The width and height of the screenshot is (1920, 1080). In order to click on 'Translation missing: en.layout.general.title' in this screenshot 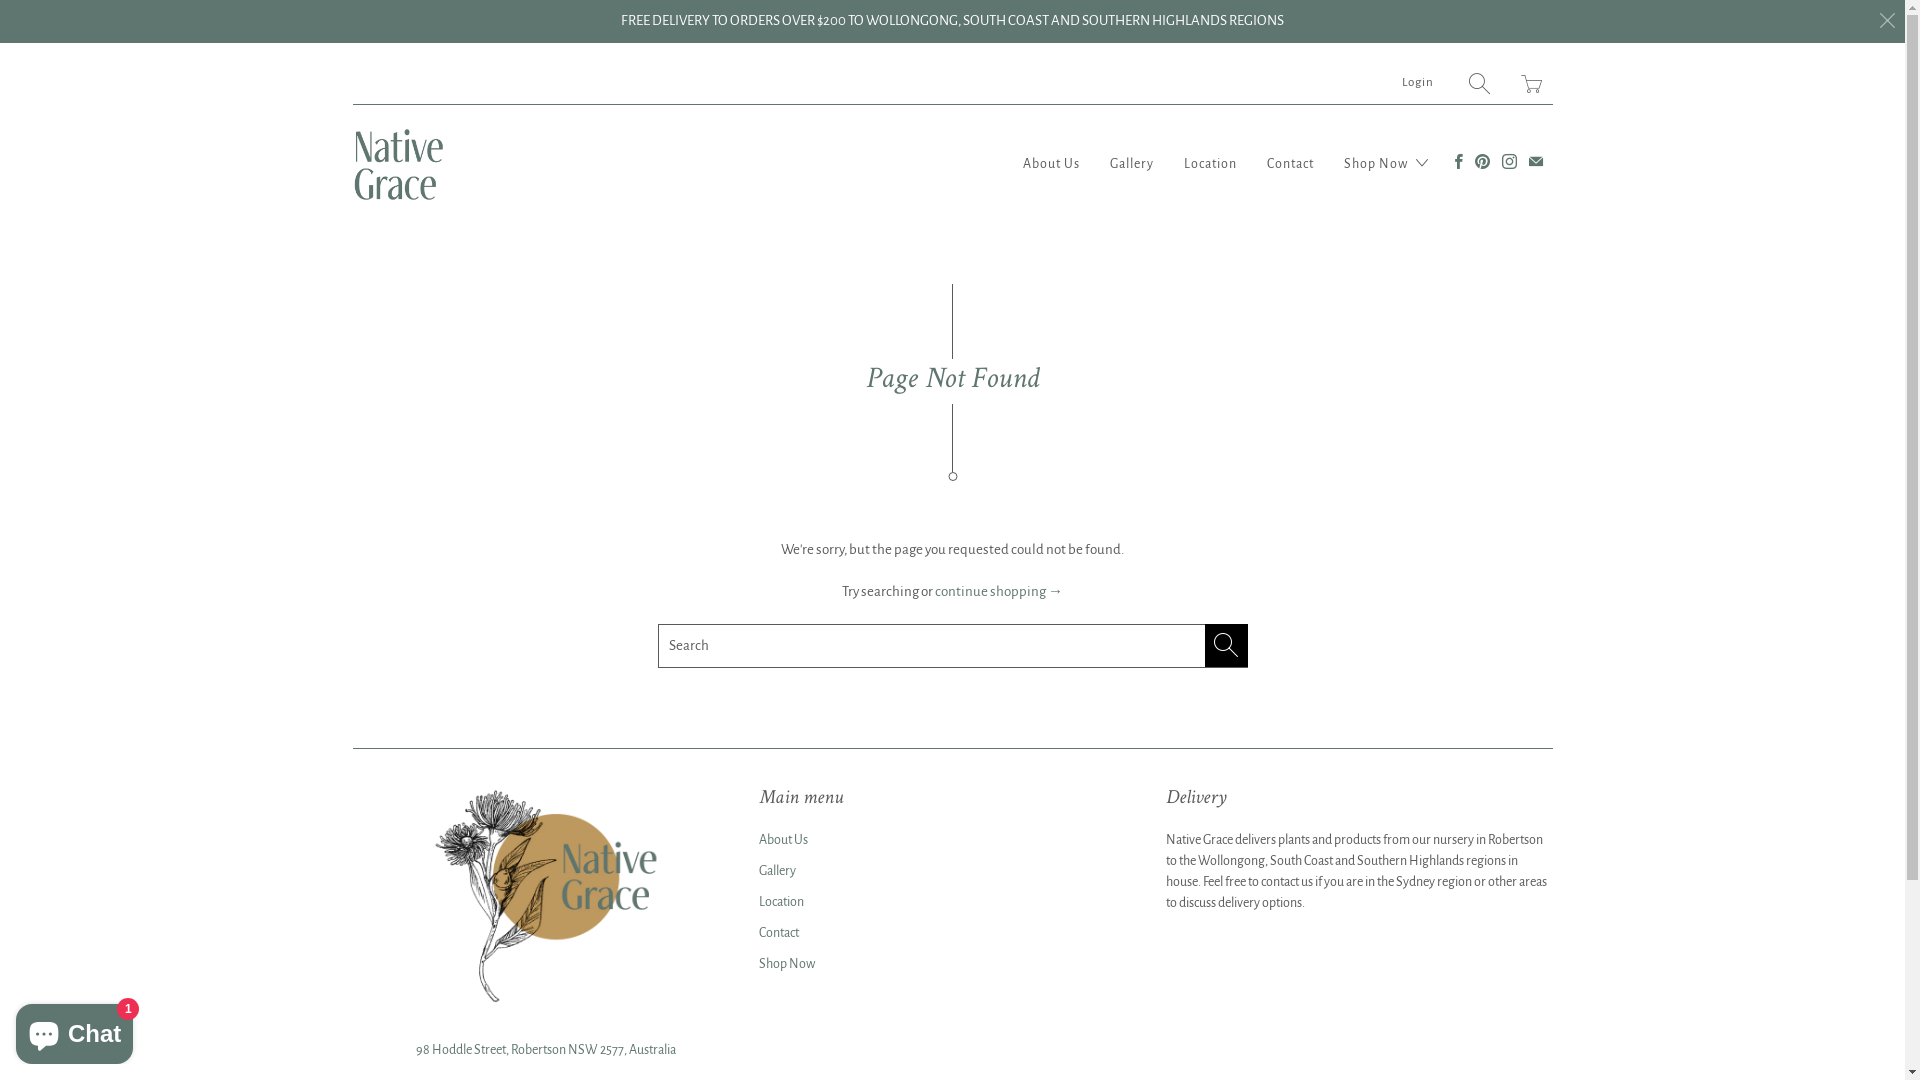, I will do `click(1530, 81)`.